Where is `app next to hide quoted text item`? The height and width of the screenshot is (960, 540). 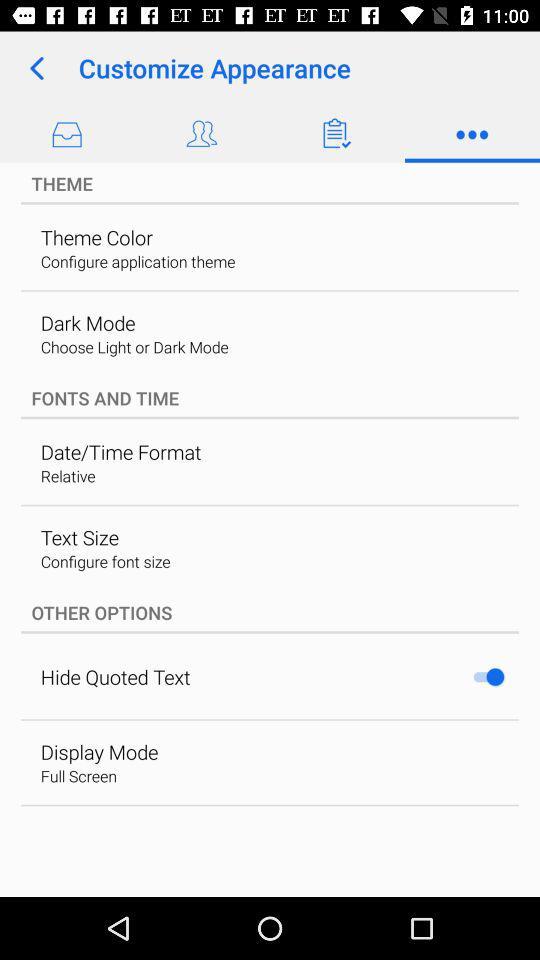 app next to hide quoted text item is located at coordinates (487, 677).